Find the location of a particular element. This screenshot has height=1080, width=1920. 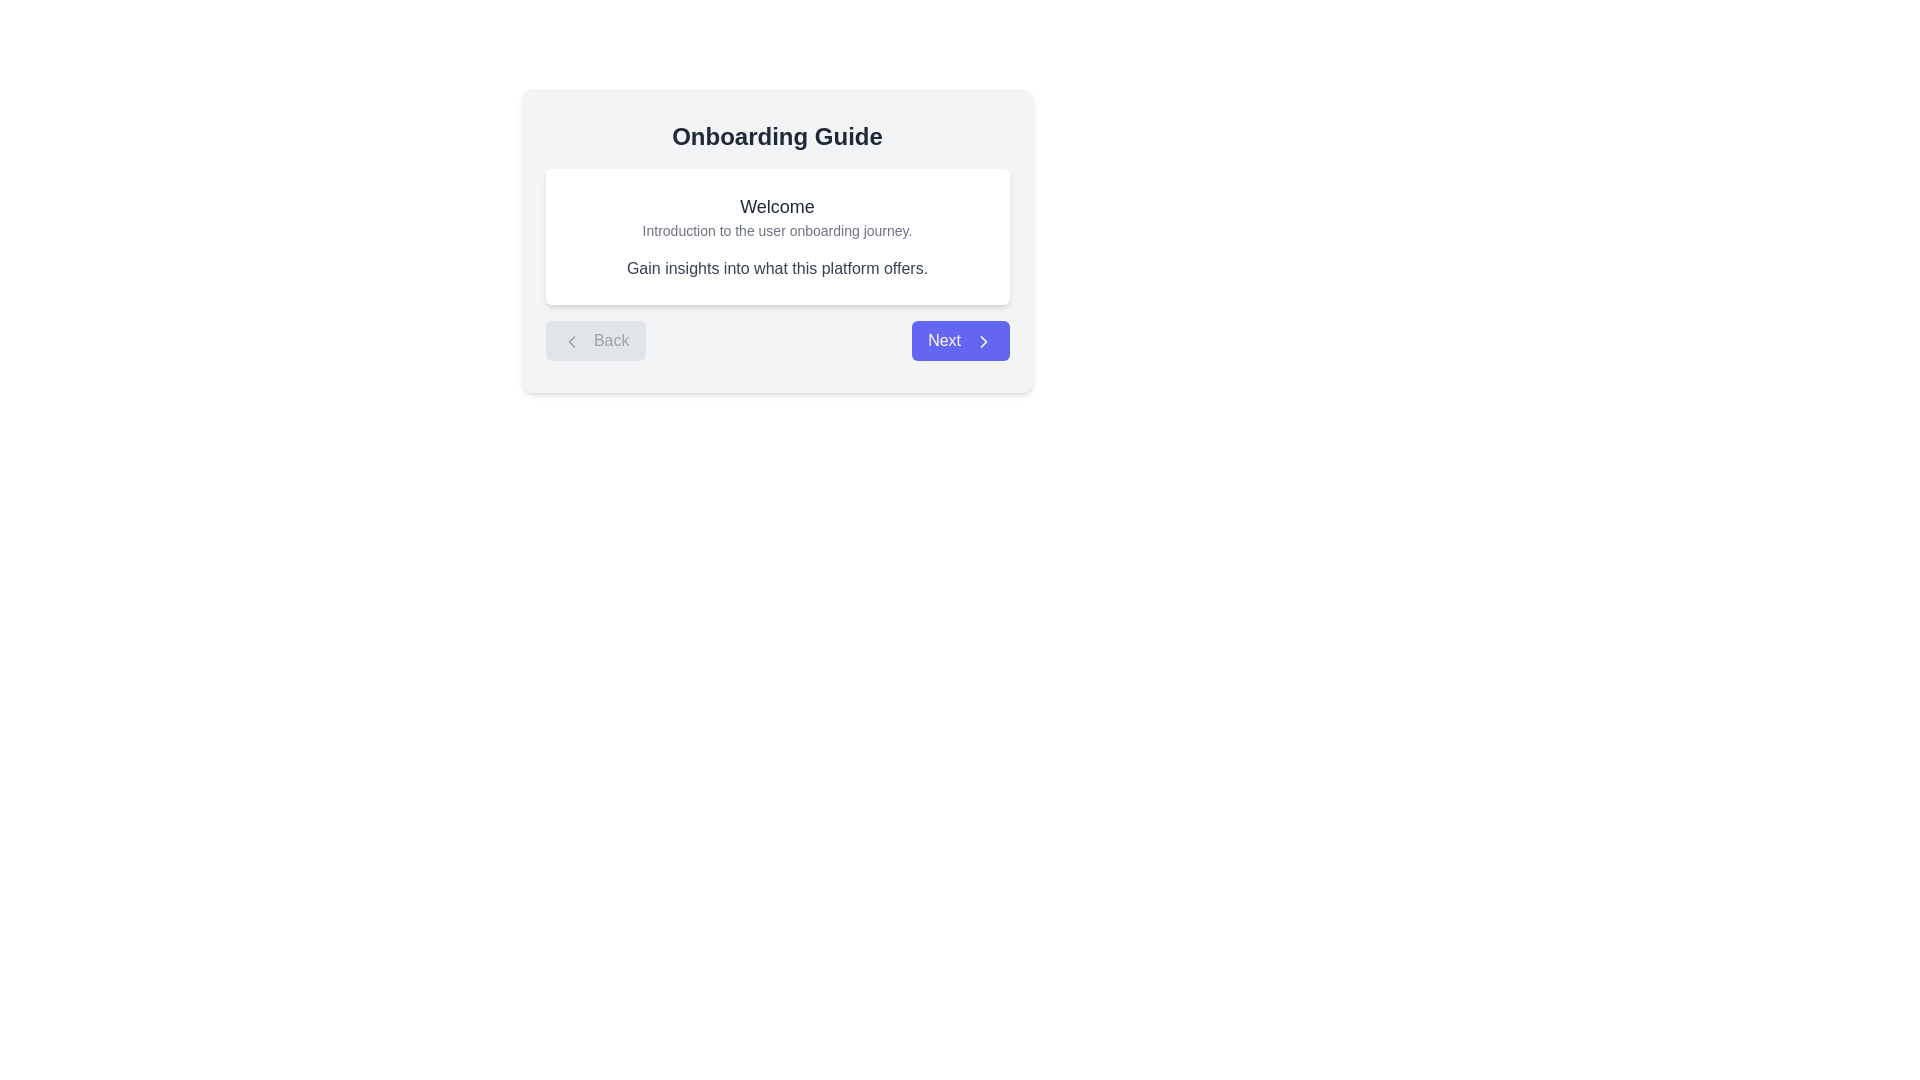

the 'Back' button with a left-arrow icon is located at coordinates (594, 339).